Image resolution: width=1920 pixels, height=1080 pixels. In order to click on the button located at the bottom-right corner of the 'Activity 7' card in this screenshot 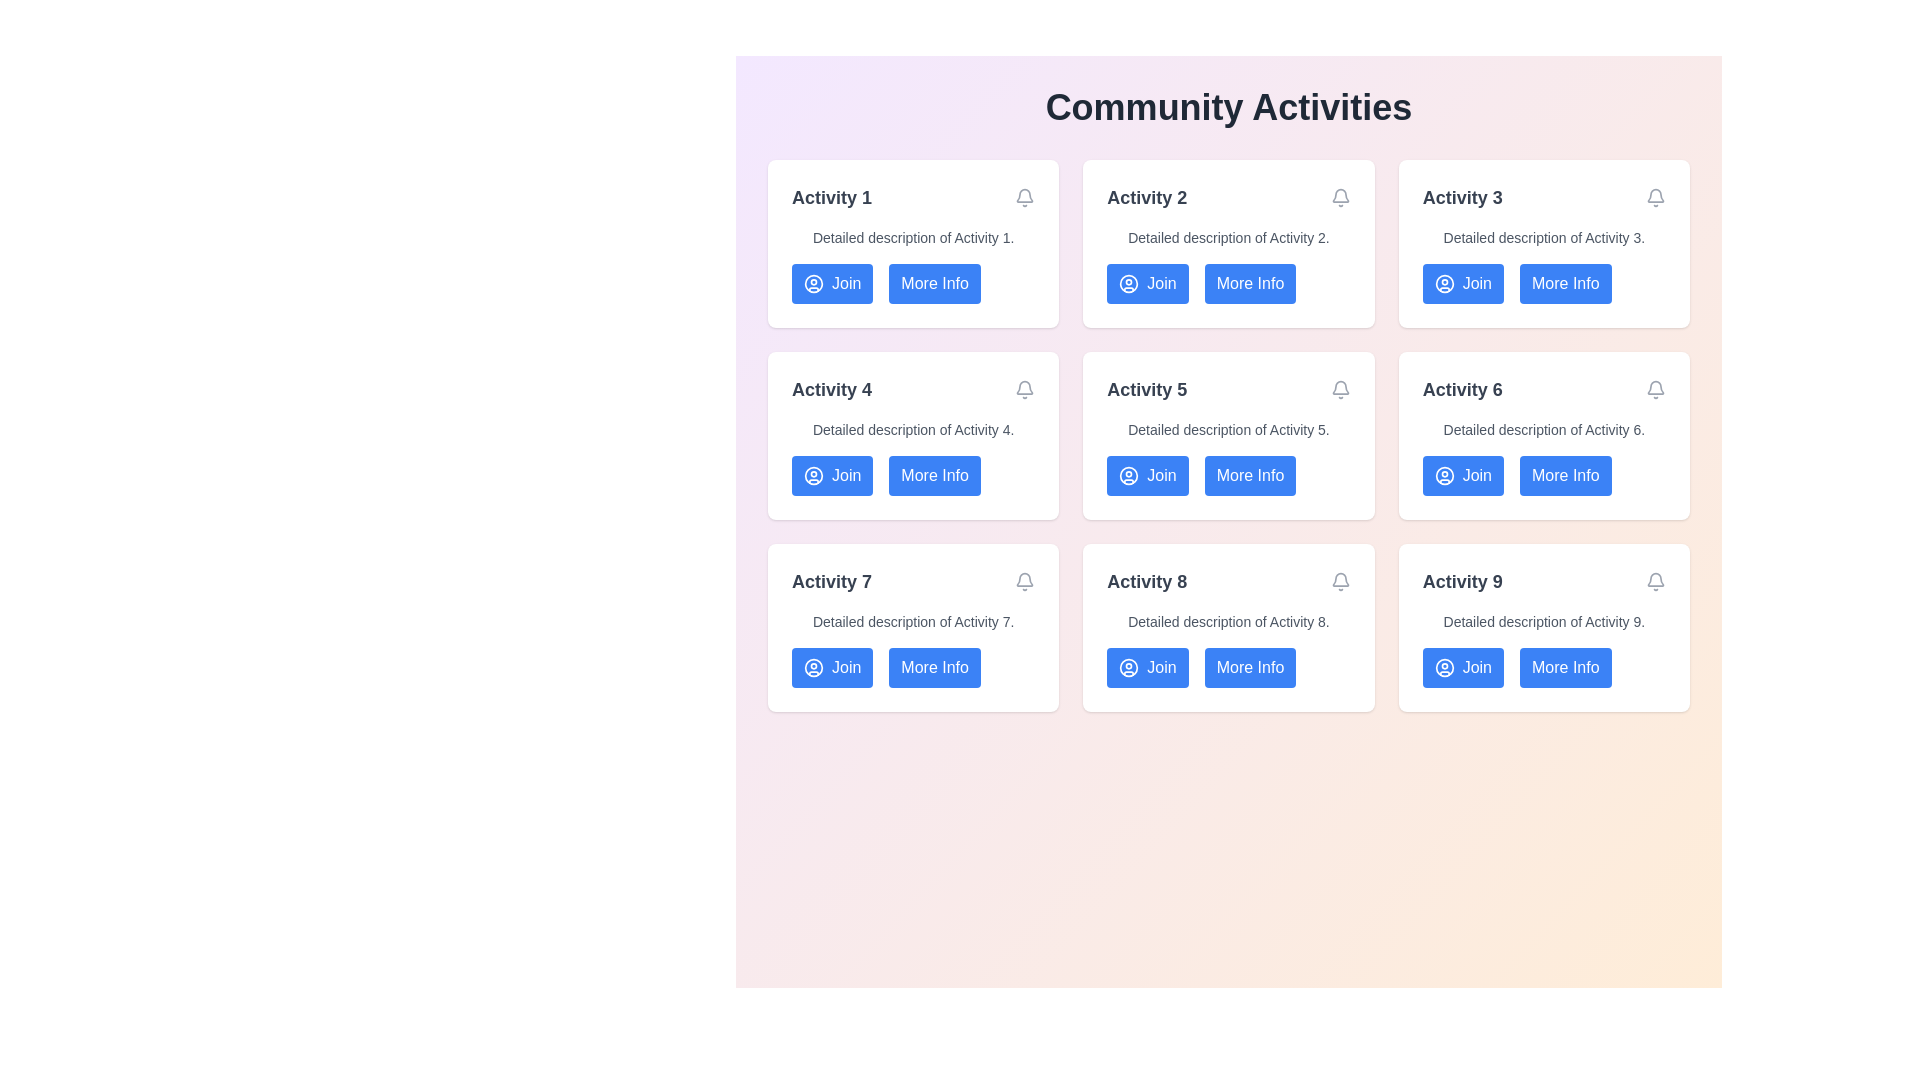, I will do `click(912, 667)`.